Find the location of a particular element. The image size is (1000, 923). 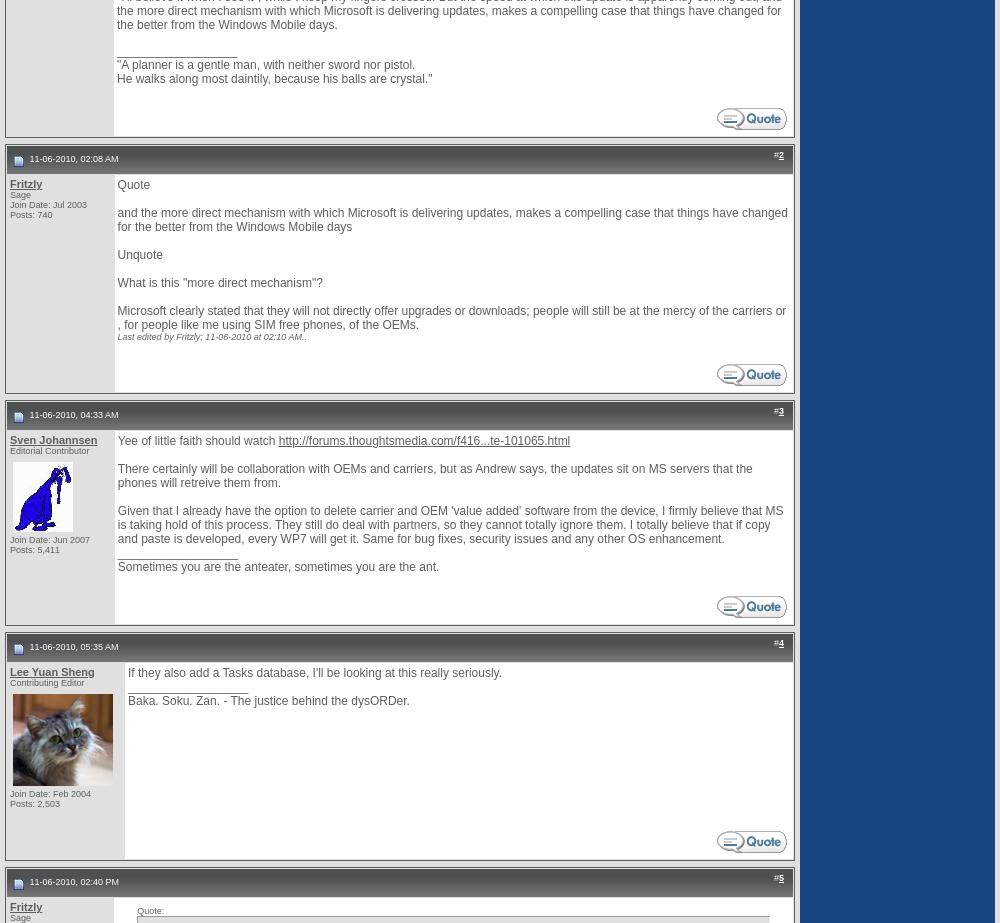

'Posts: 2,503' is located at coordinates (35, 803).